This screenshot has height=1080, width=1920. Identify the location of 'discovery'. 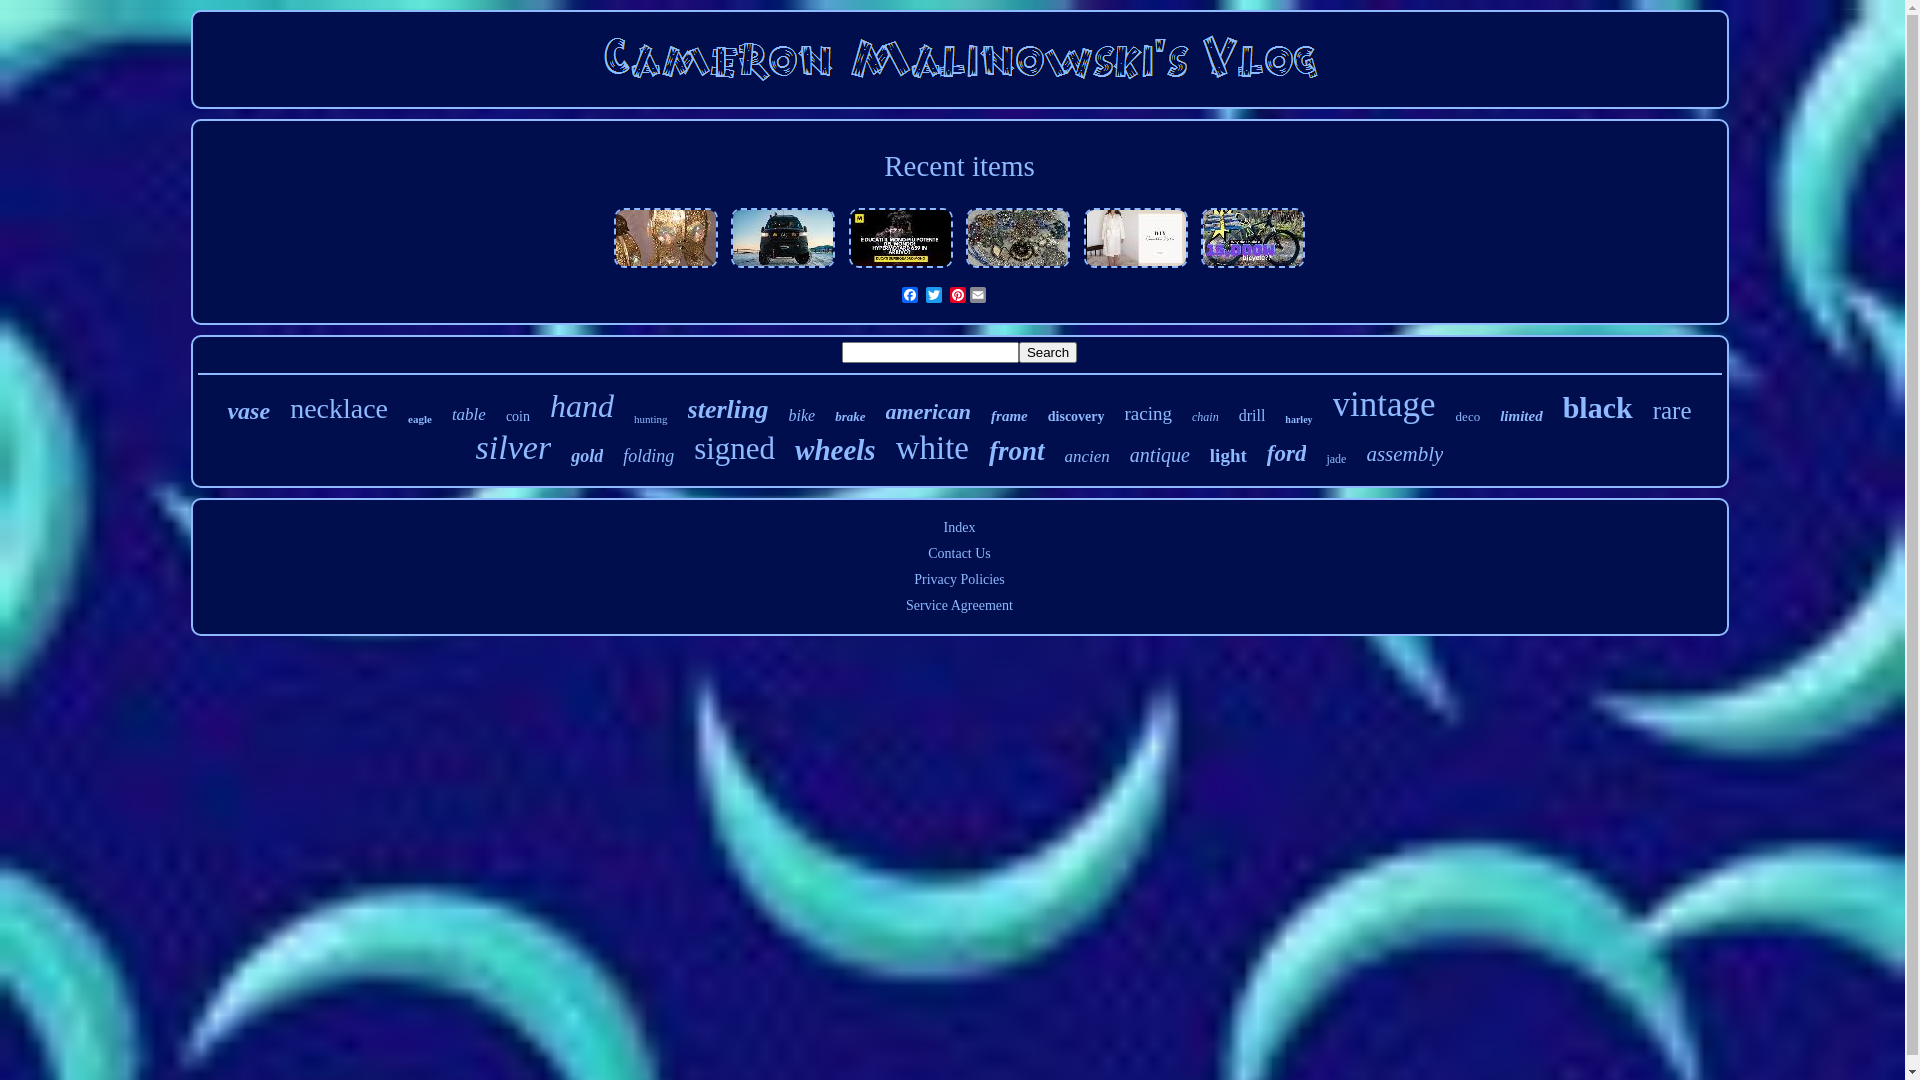
(1075, 415).